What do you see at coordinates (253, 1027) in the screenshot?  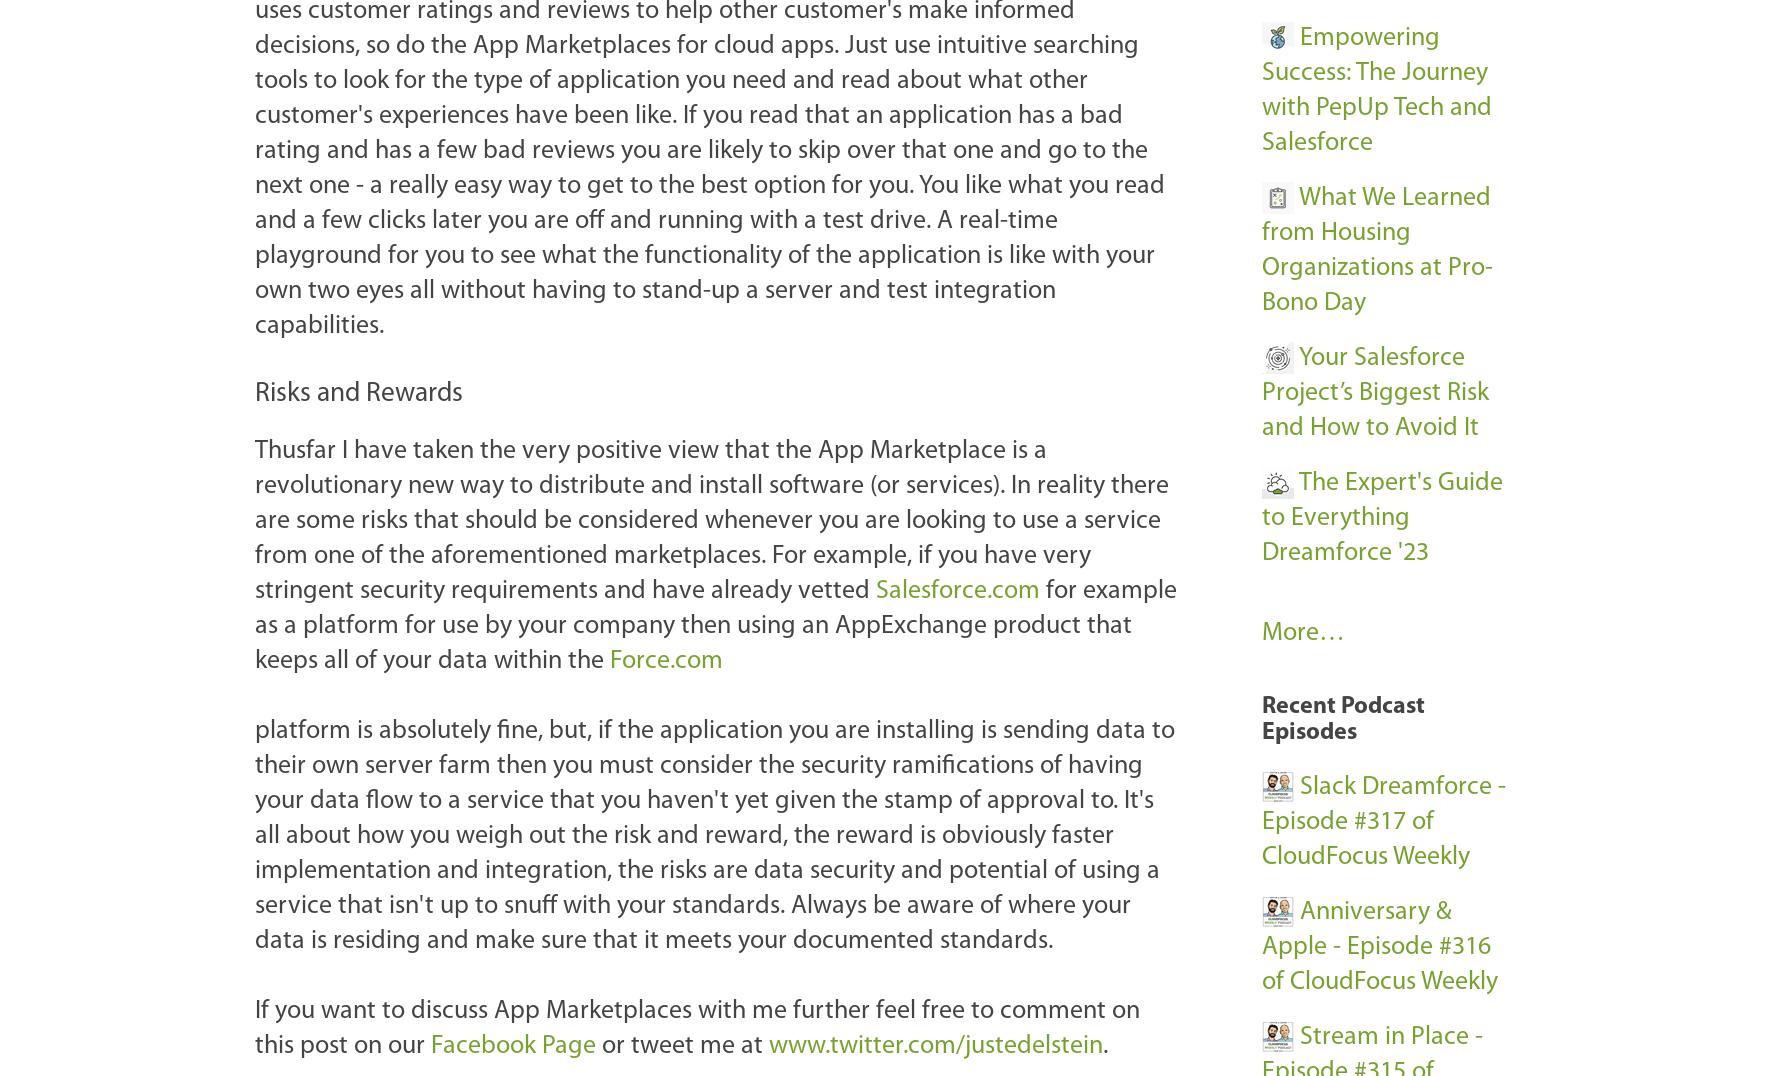 I see `'If you want to discuss App Marketplaces with me further feel free to comment on this post on our'` at bounding box center [253, 1027].